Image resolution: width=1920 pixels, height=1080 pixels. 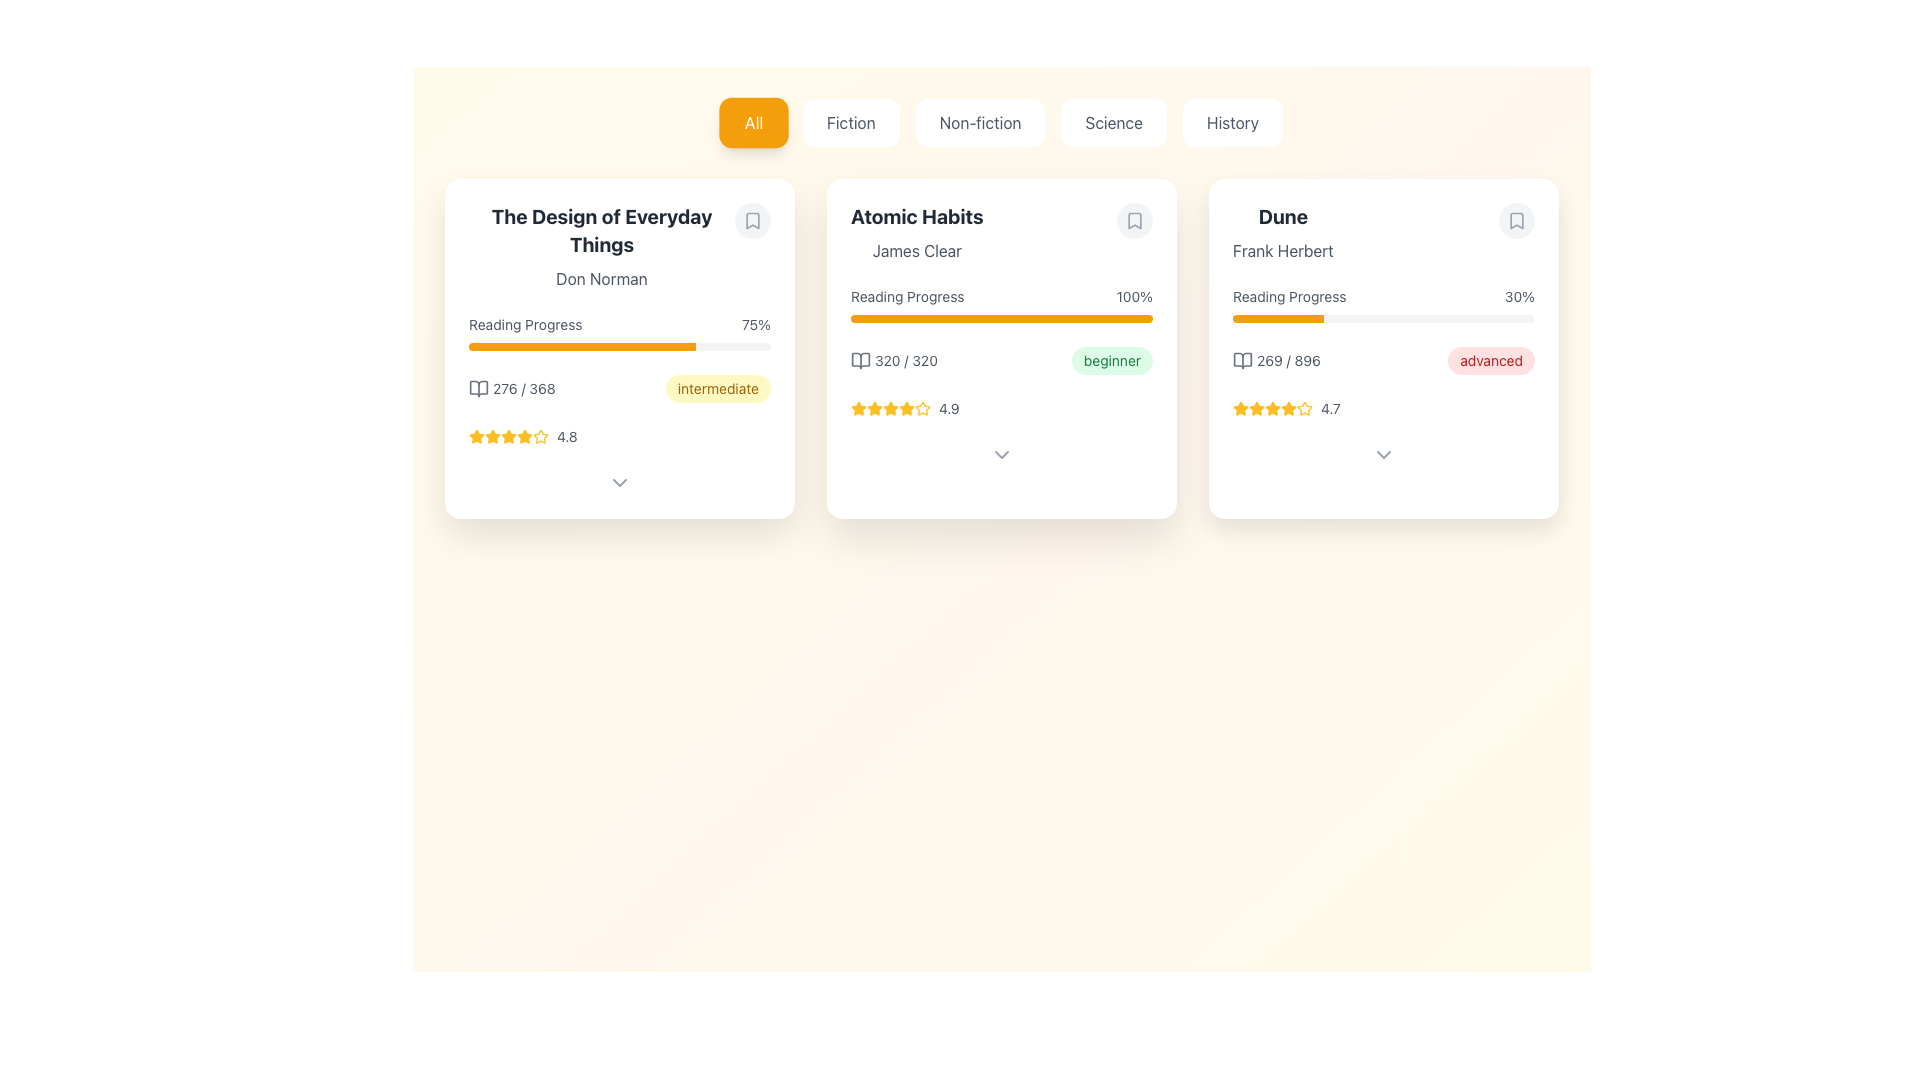 What do you see at coordinates (905, 361) in the screenshot?
I see `static text displaying '320 / 320' in a small gray font, located beside the book icon within the second card titled 'Atomic Habits'` at bounding box center [905, 361].